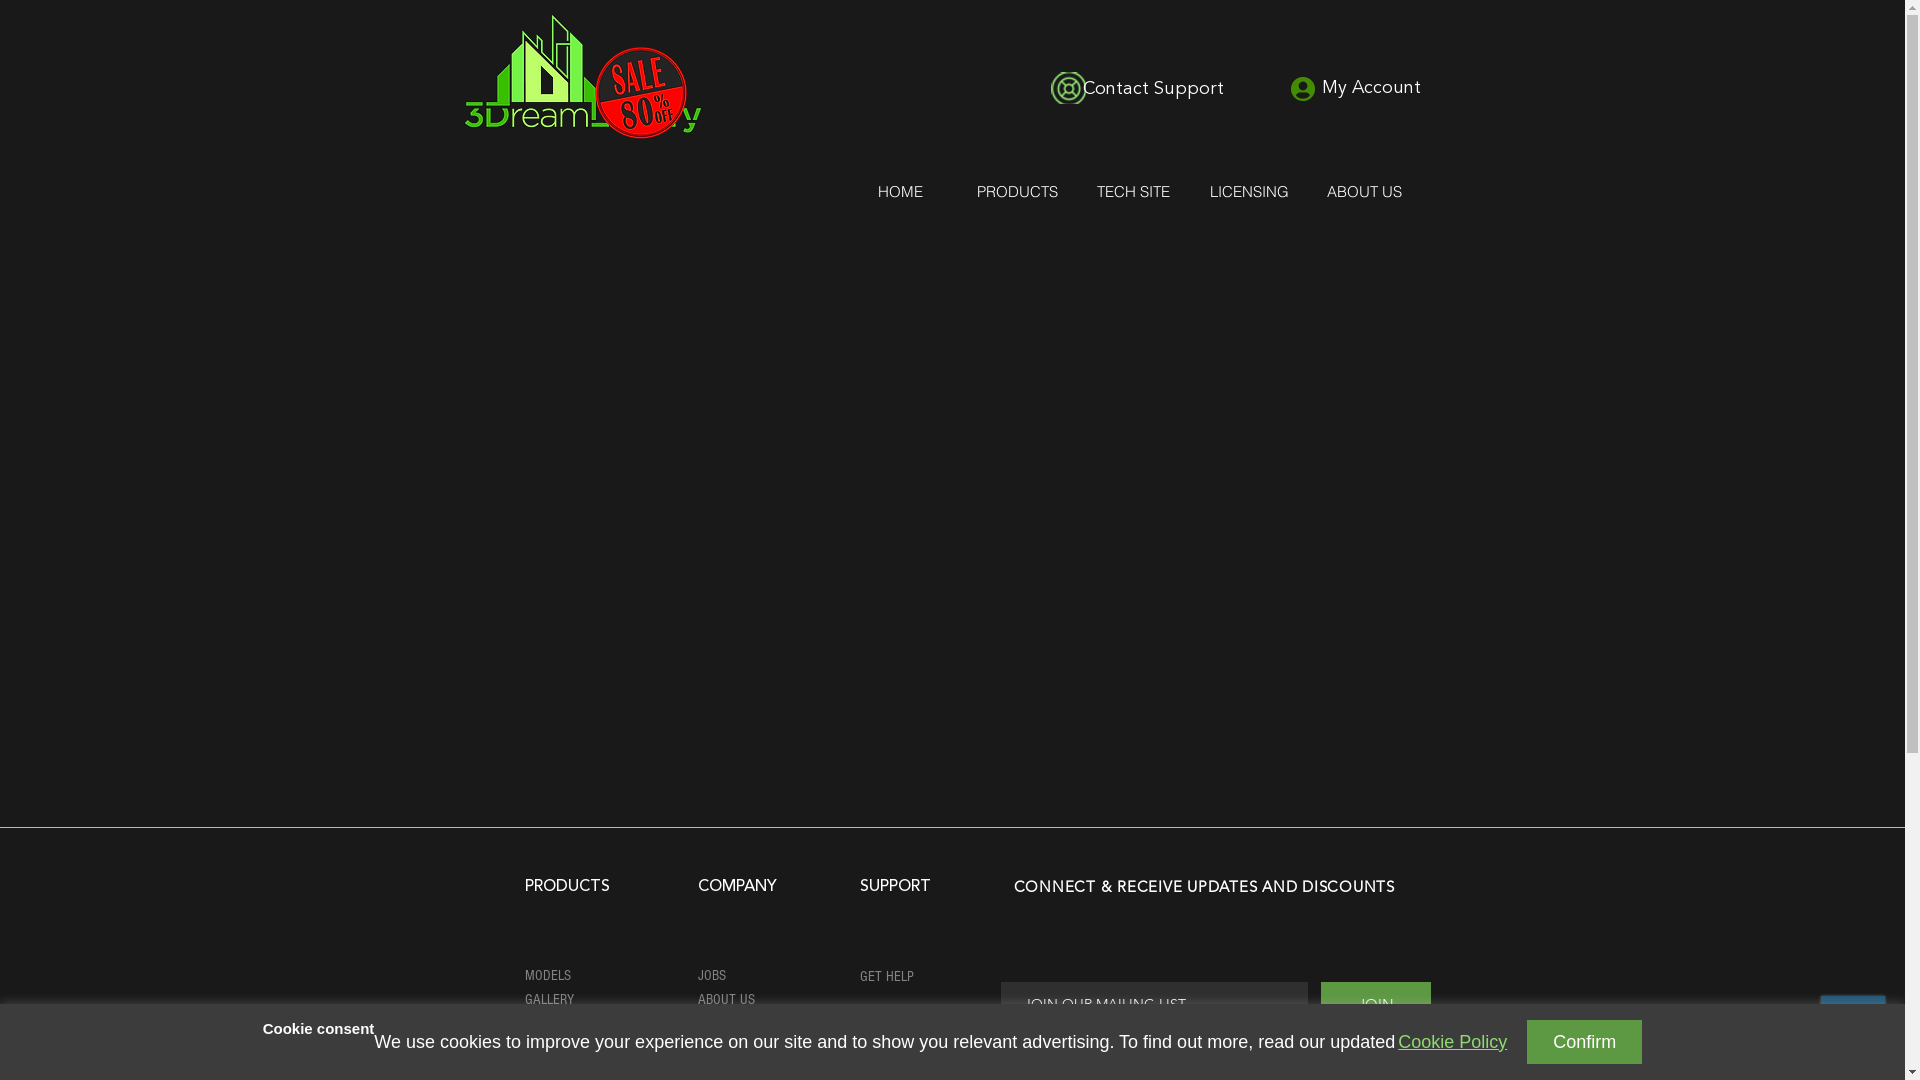  What do you see at coordinates (711, 974) in the screenshot?
I see `'JOBS'` at bounding box center [711, 974].